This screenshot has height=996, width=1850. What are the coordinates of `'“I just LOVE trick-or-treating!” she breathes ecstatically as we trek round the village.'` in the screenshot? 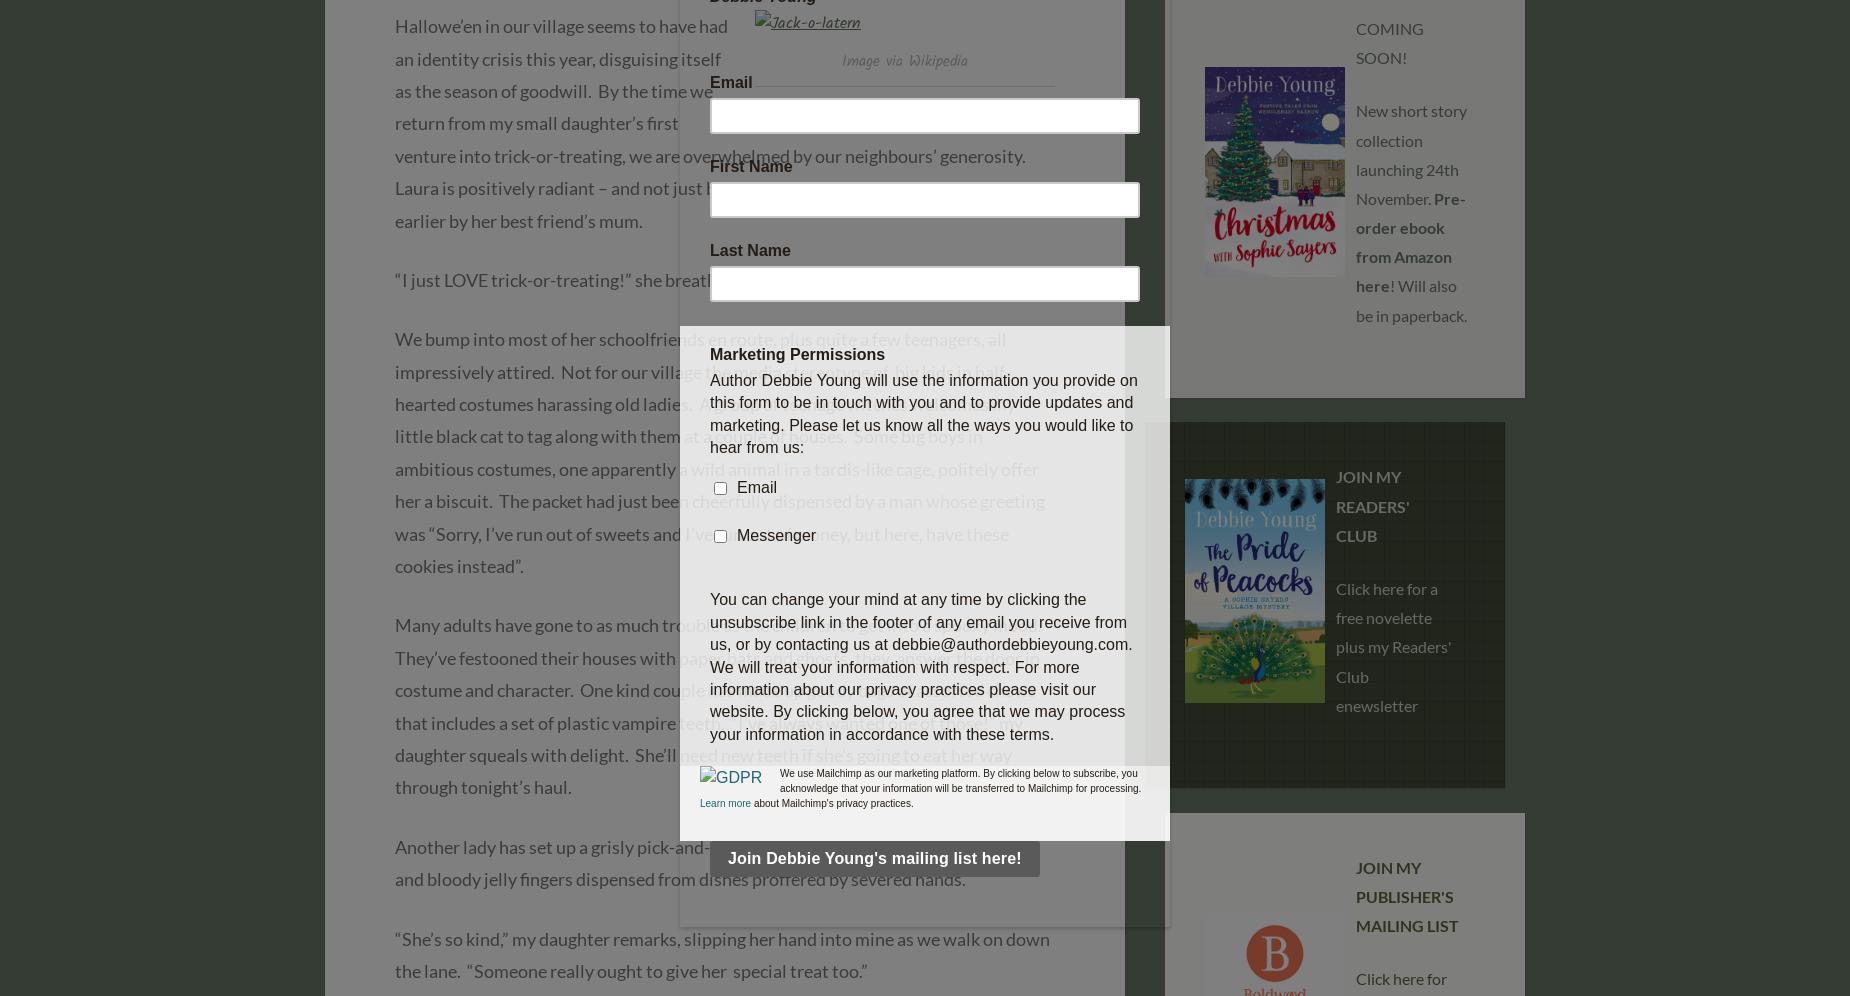 It's located at (393, 278).